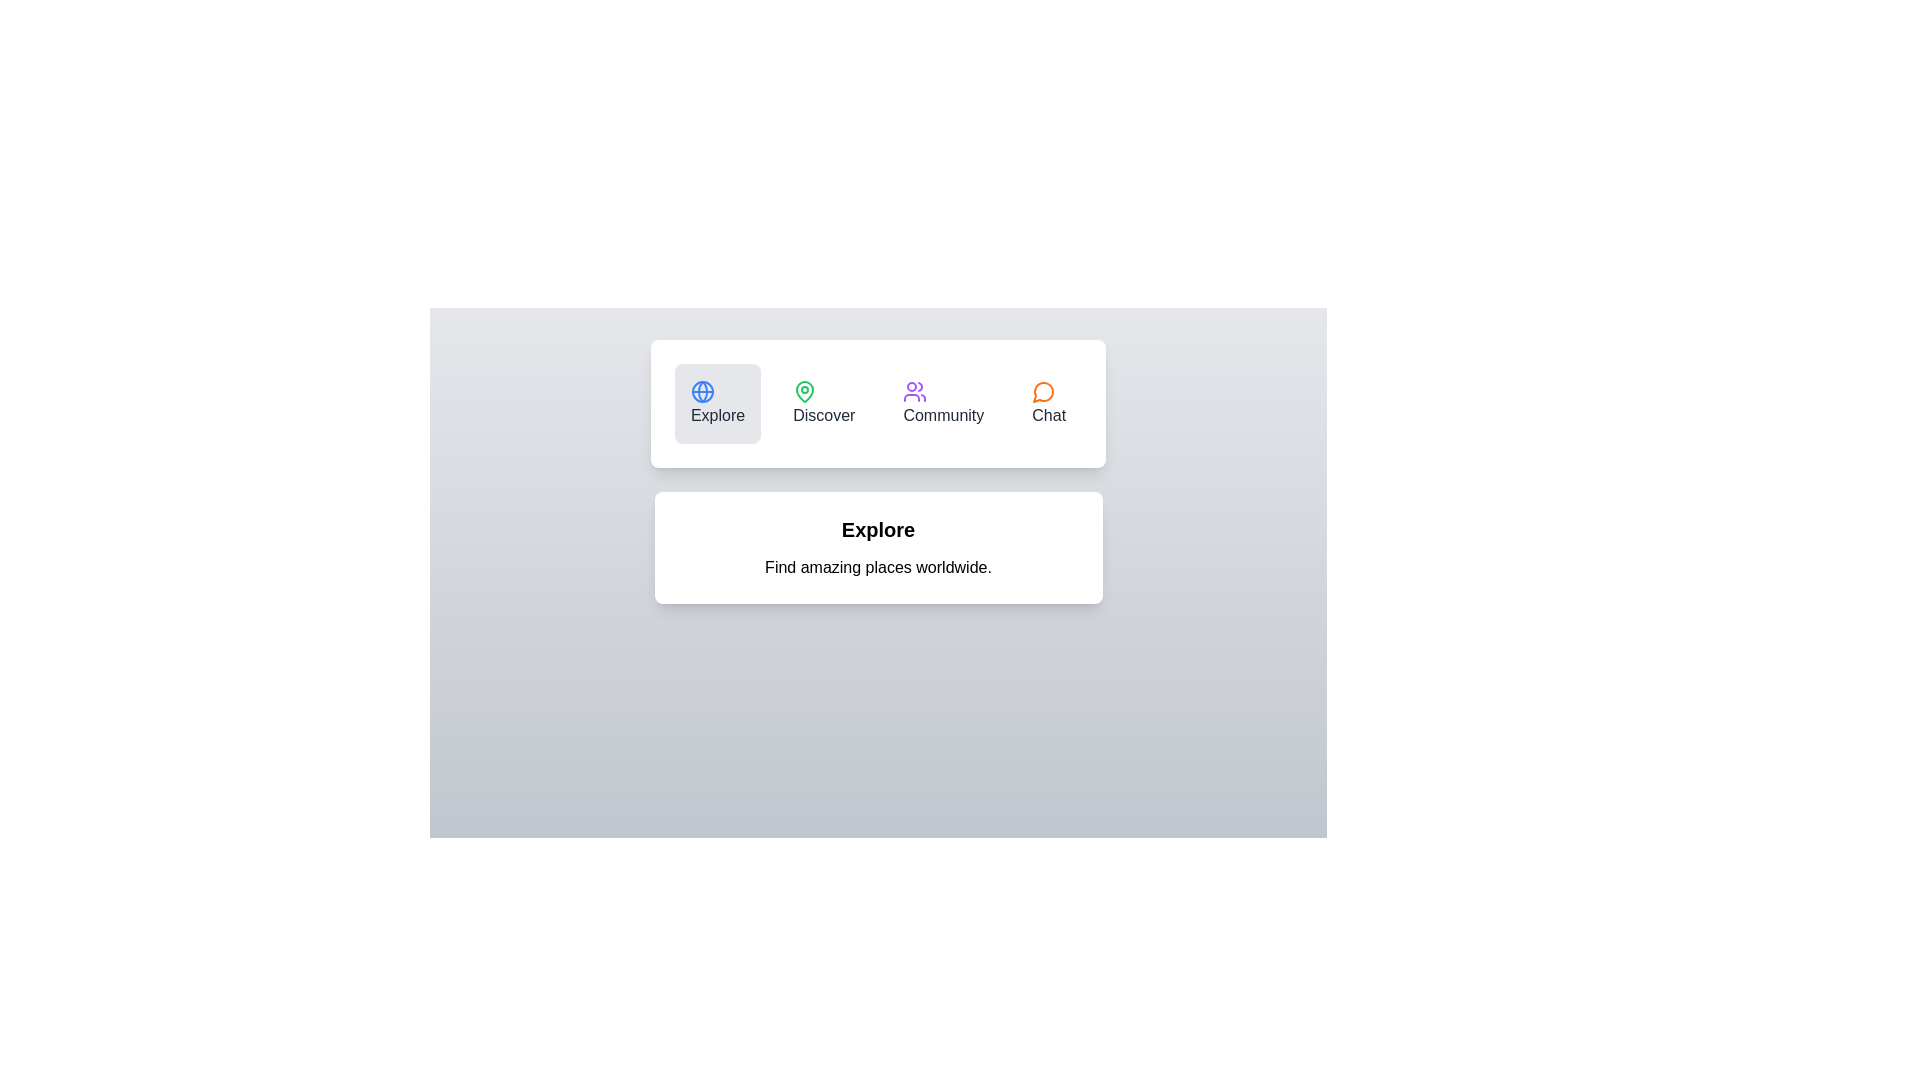  What do you see at coordinates (1048, 404) in the screenshot?
I see `the tab labeled Chat to view its content` at bounding box center [1048, 404].